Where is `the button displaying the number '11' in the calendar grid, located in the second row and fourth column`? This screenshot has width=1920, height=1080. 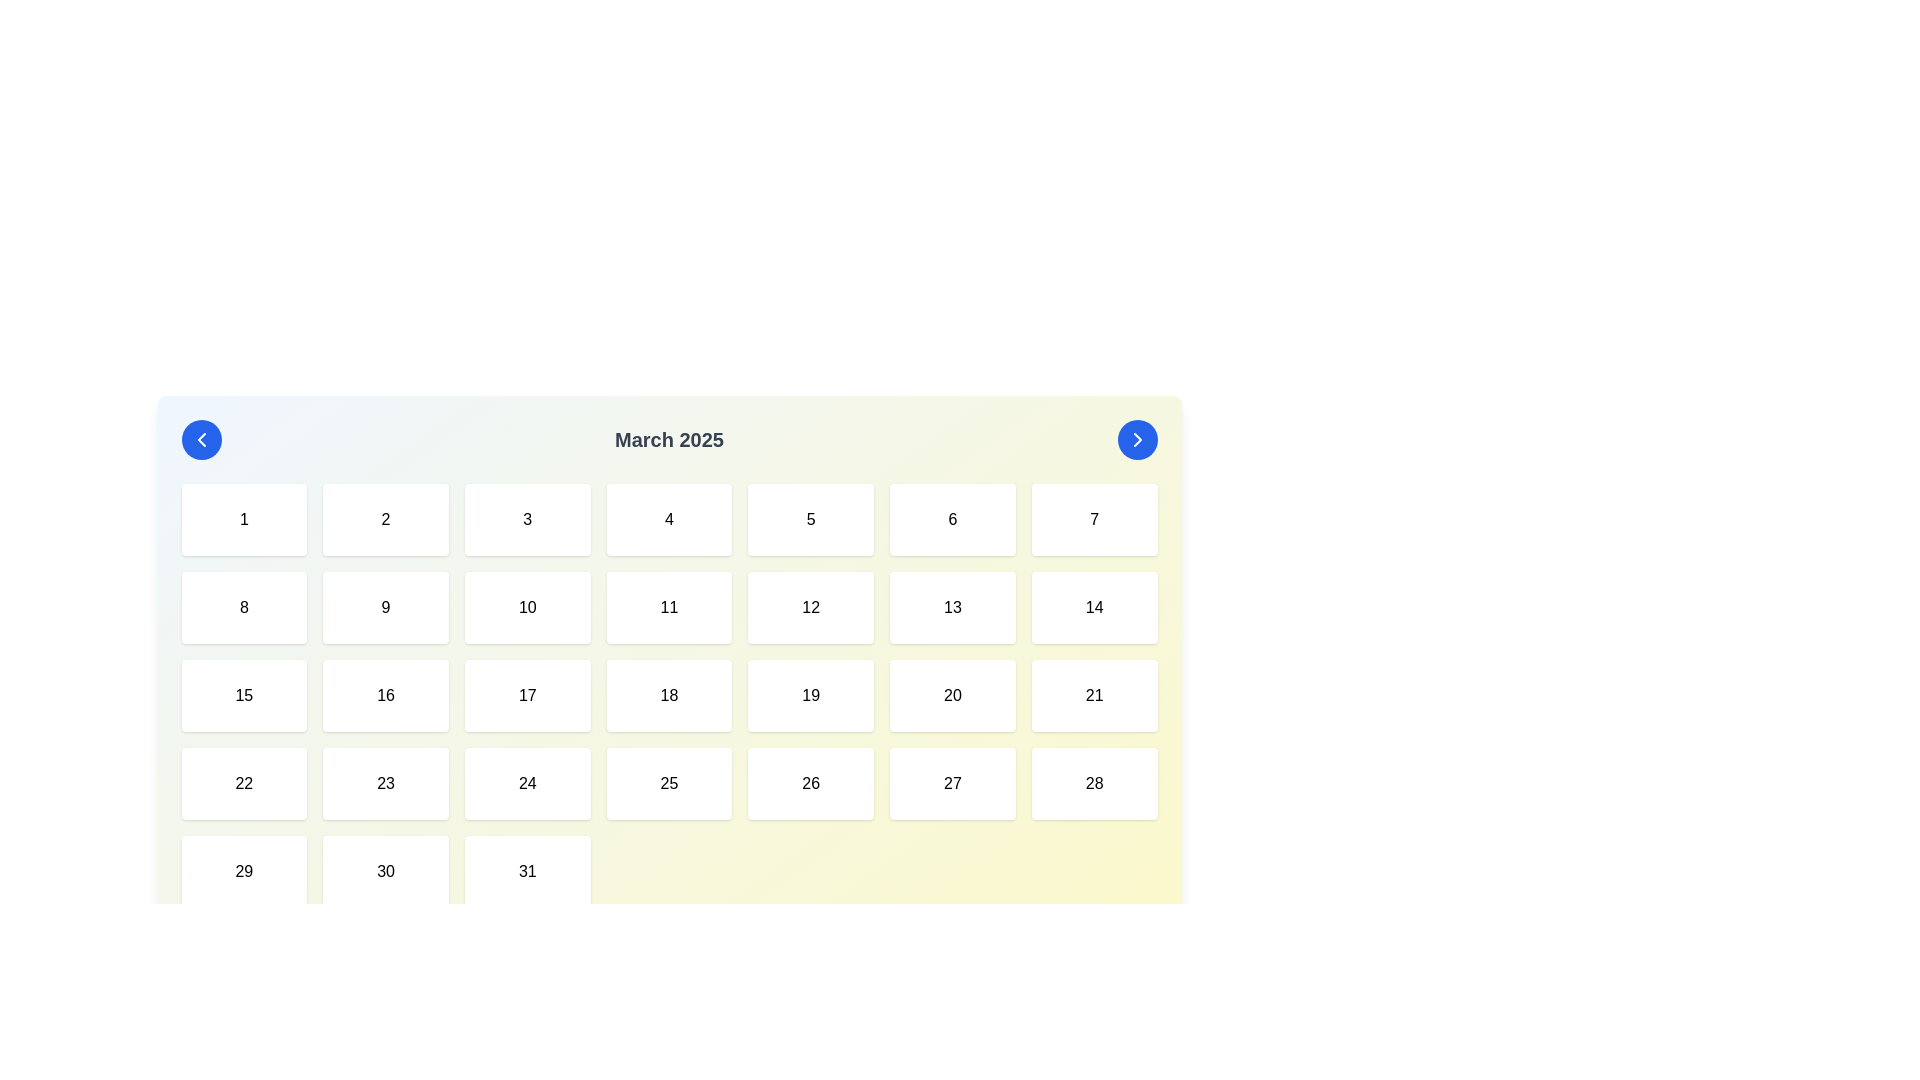 the button displaying the number '11' in the calendar grid, located in the second row and fourth column is located at coordinates (669, 607).